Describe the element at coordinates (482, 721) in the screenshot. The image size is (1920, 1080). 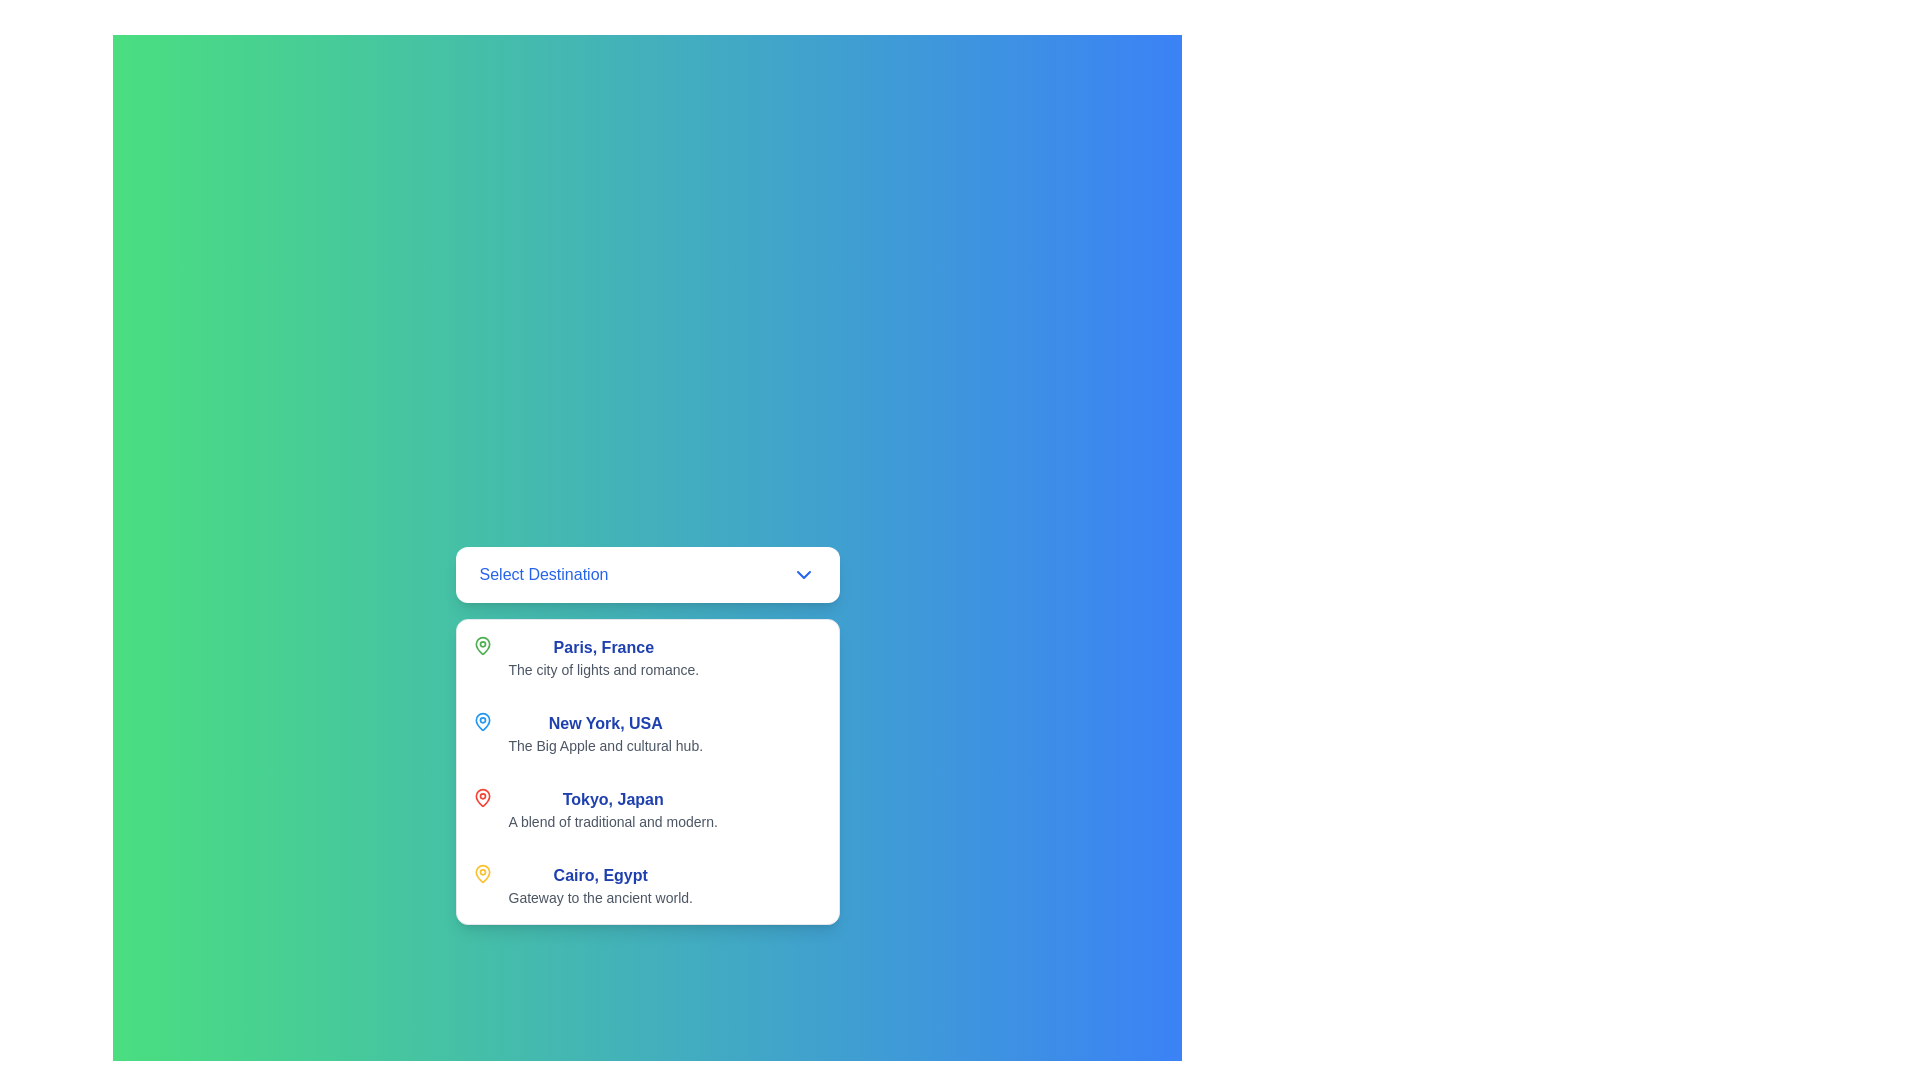
I see `the blue location pin icon` at that location.